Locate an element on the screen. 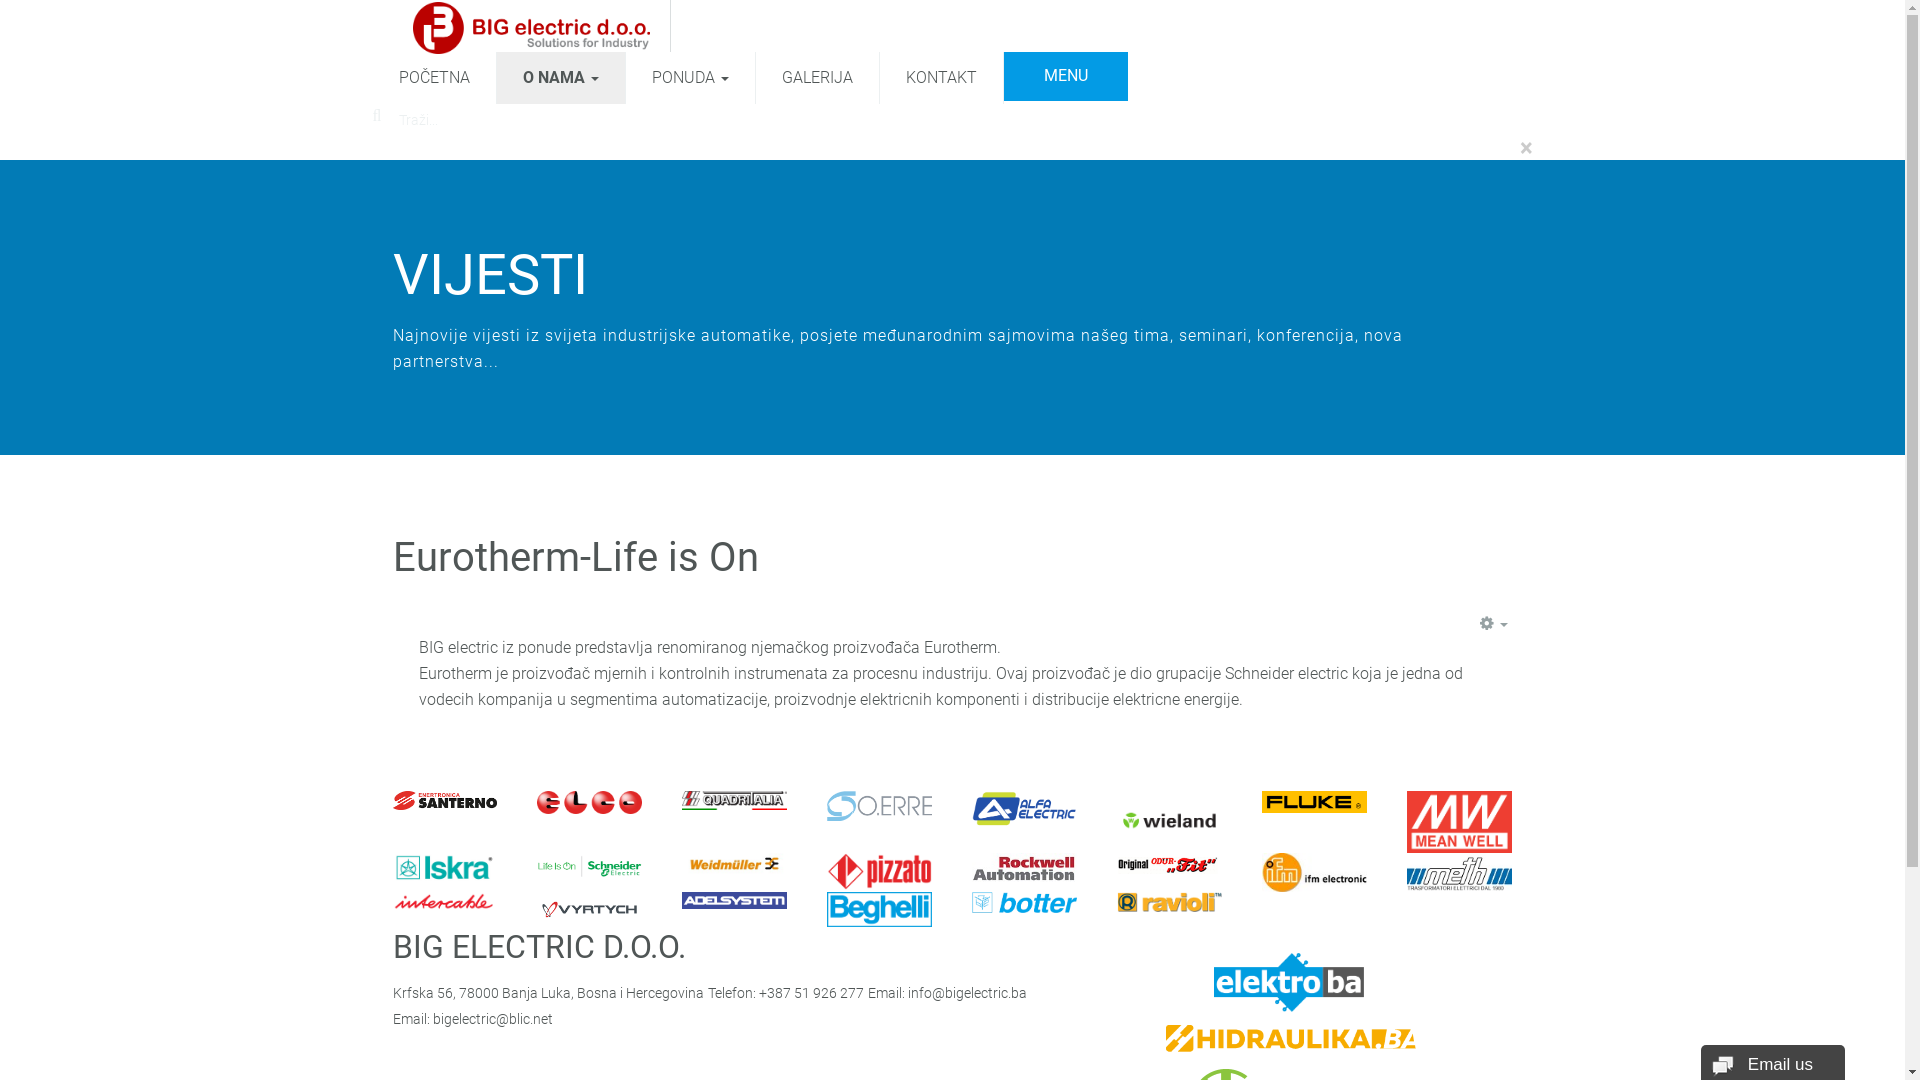 Image resolution: width=1920 pixels, height=1080 pixels. 'Ravioli' is located at coordinates (1116, 902).